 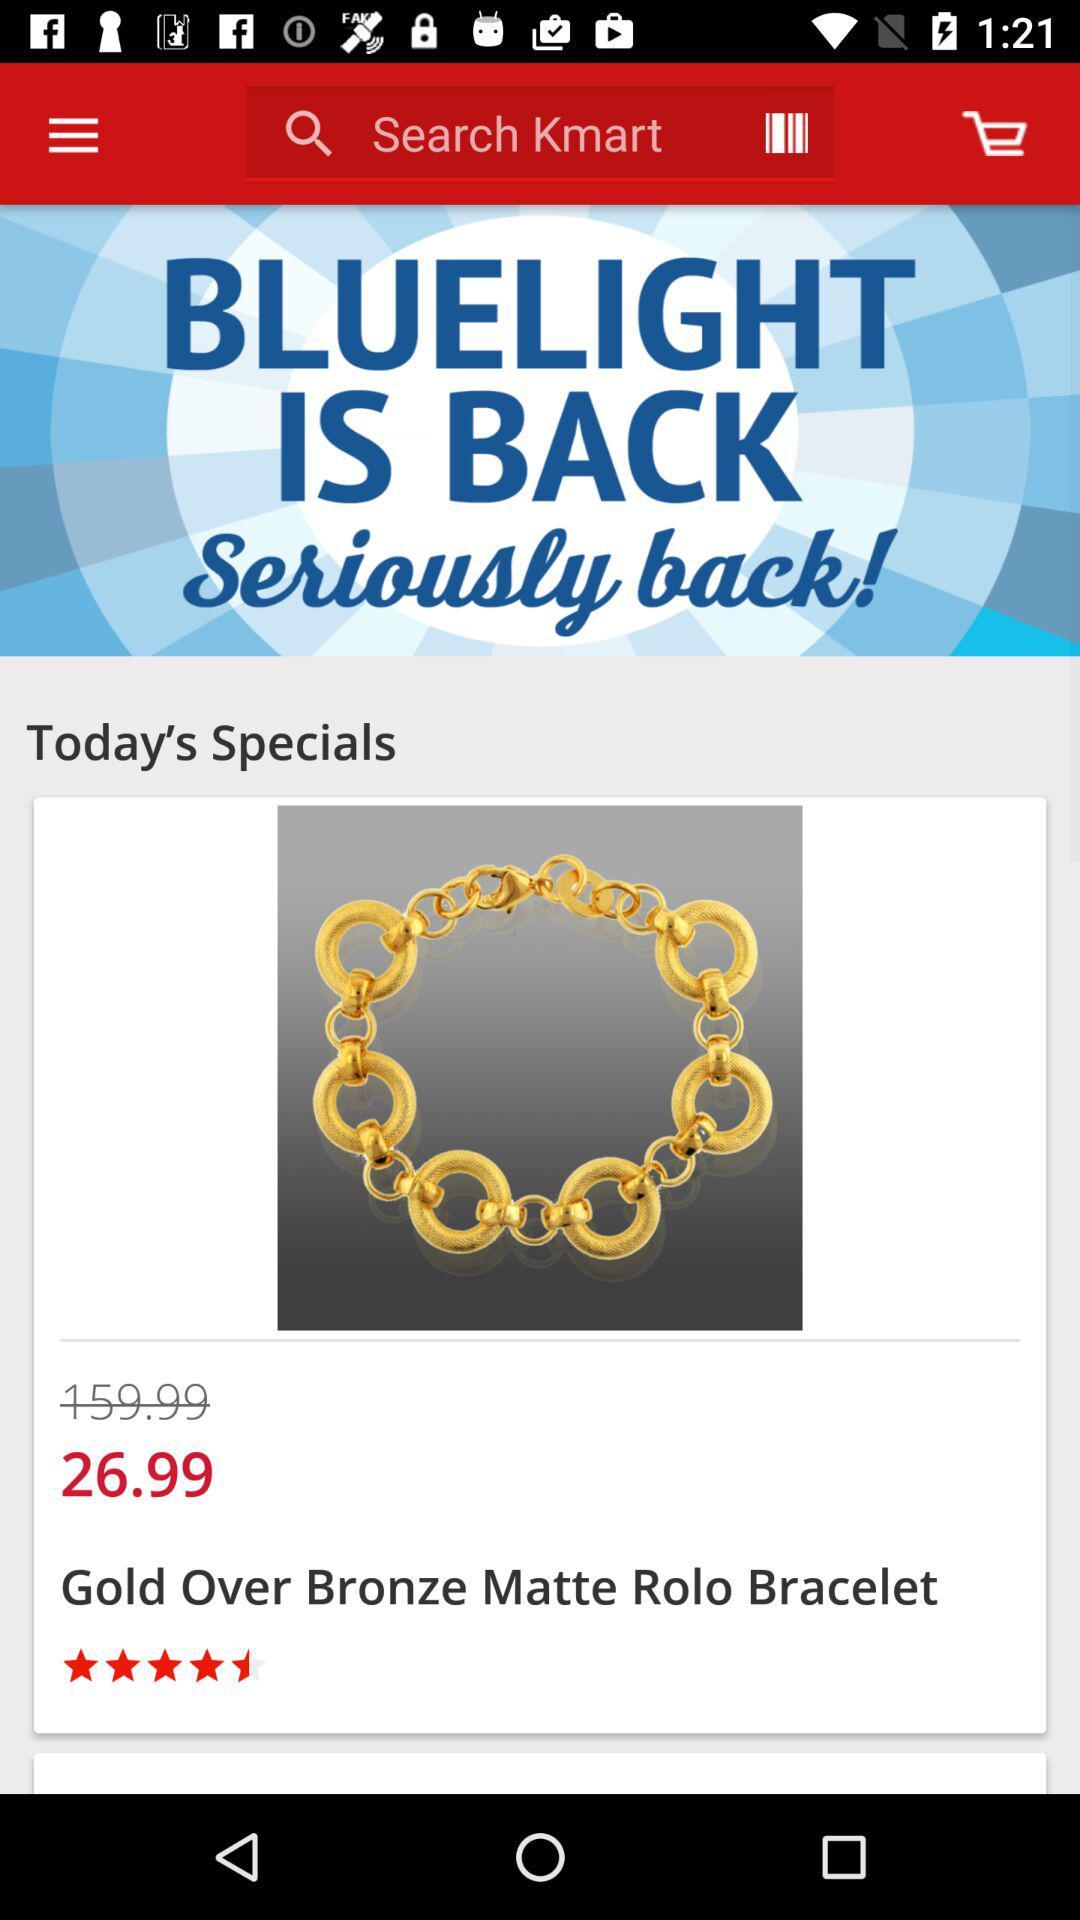 I want to click on cart option, so click(x=994, y=132).